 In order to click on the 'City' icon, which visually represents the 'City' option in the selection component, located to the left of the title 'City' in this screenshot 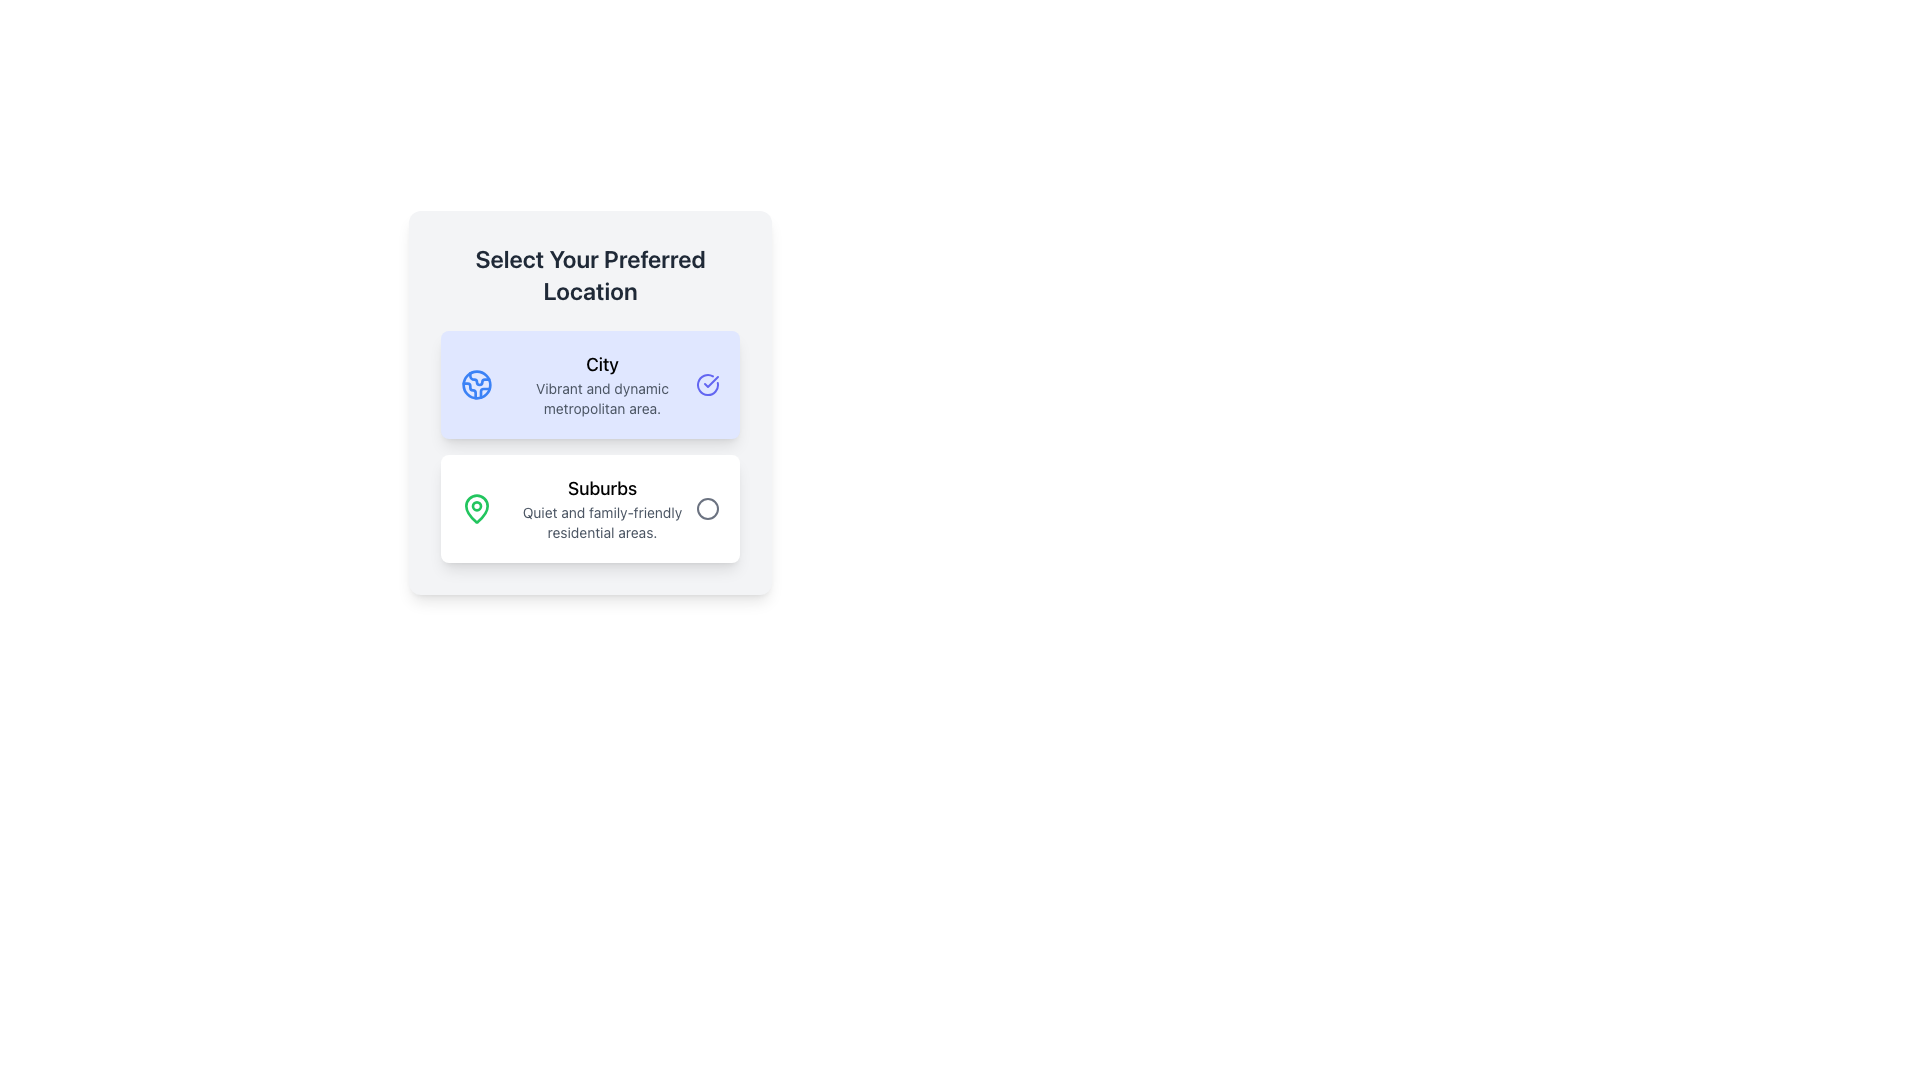, I will do `click(475, 385)`.